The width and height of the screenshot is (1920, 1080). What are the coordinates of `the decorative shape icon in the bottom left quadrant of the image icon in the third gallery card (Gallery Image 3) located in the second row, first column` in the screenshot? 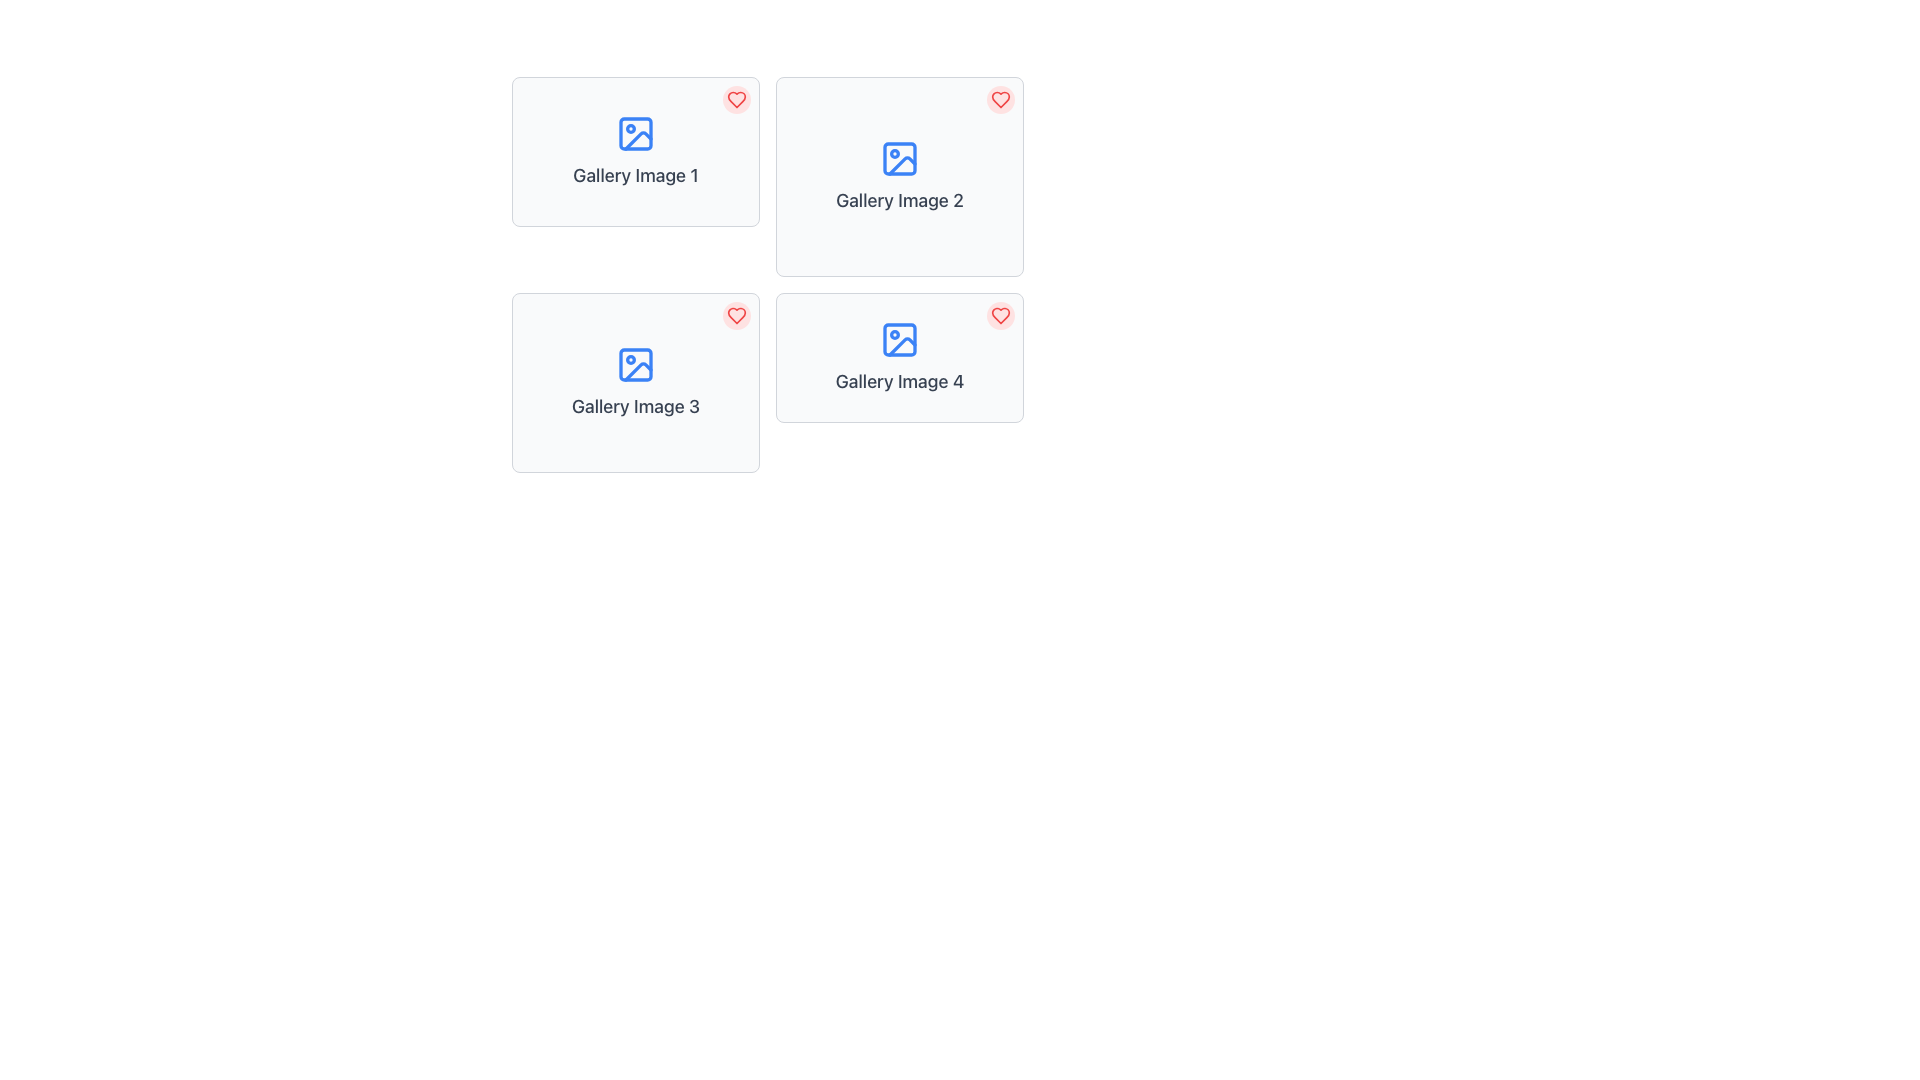 It's located at (637, 371).